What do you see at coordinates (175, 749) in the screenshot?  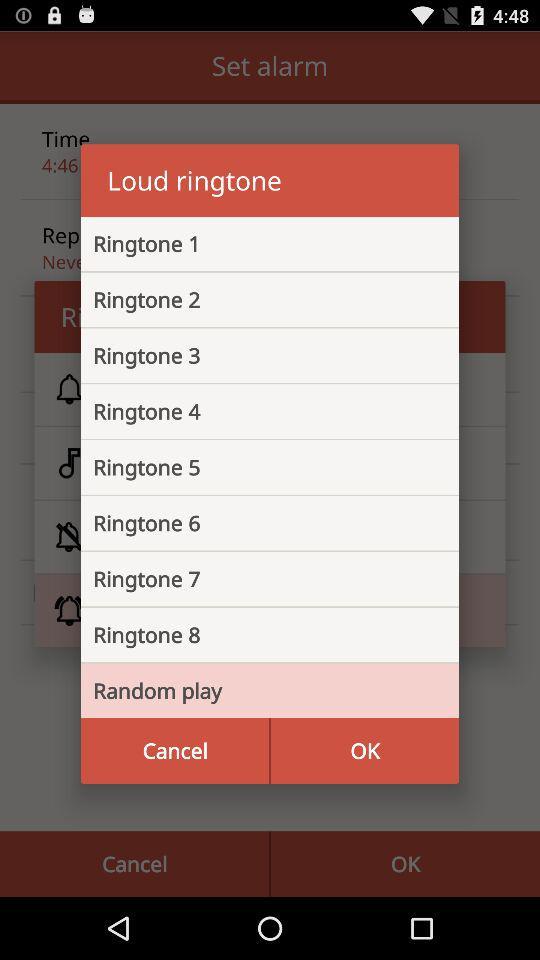 I see `the icon below random play icon` at bounding box center [175, 749].